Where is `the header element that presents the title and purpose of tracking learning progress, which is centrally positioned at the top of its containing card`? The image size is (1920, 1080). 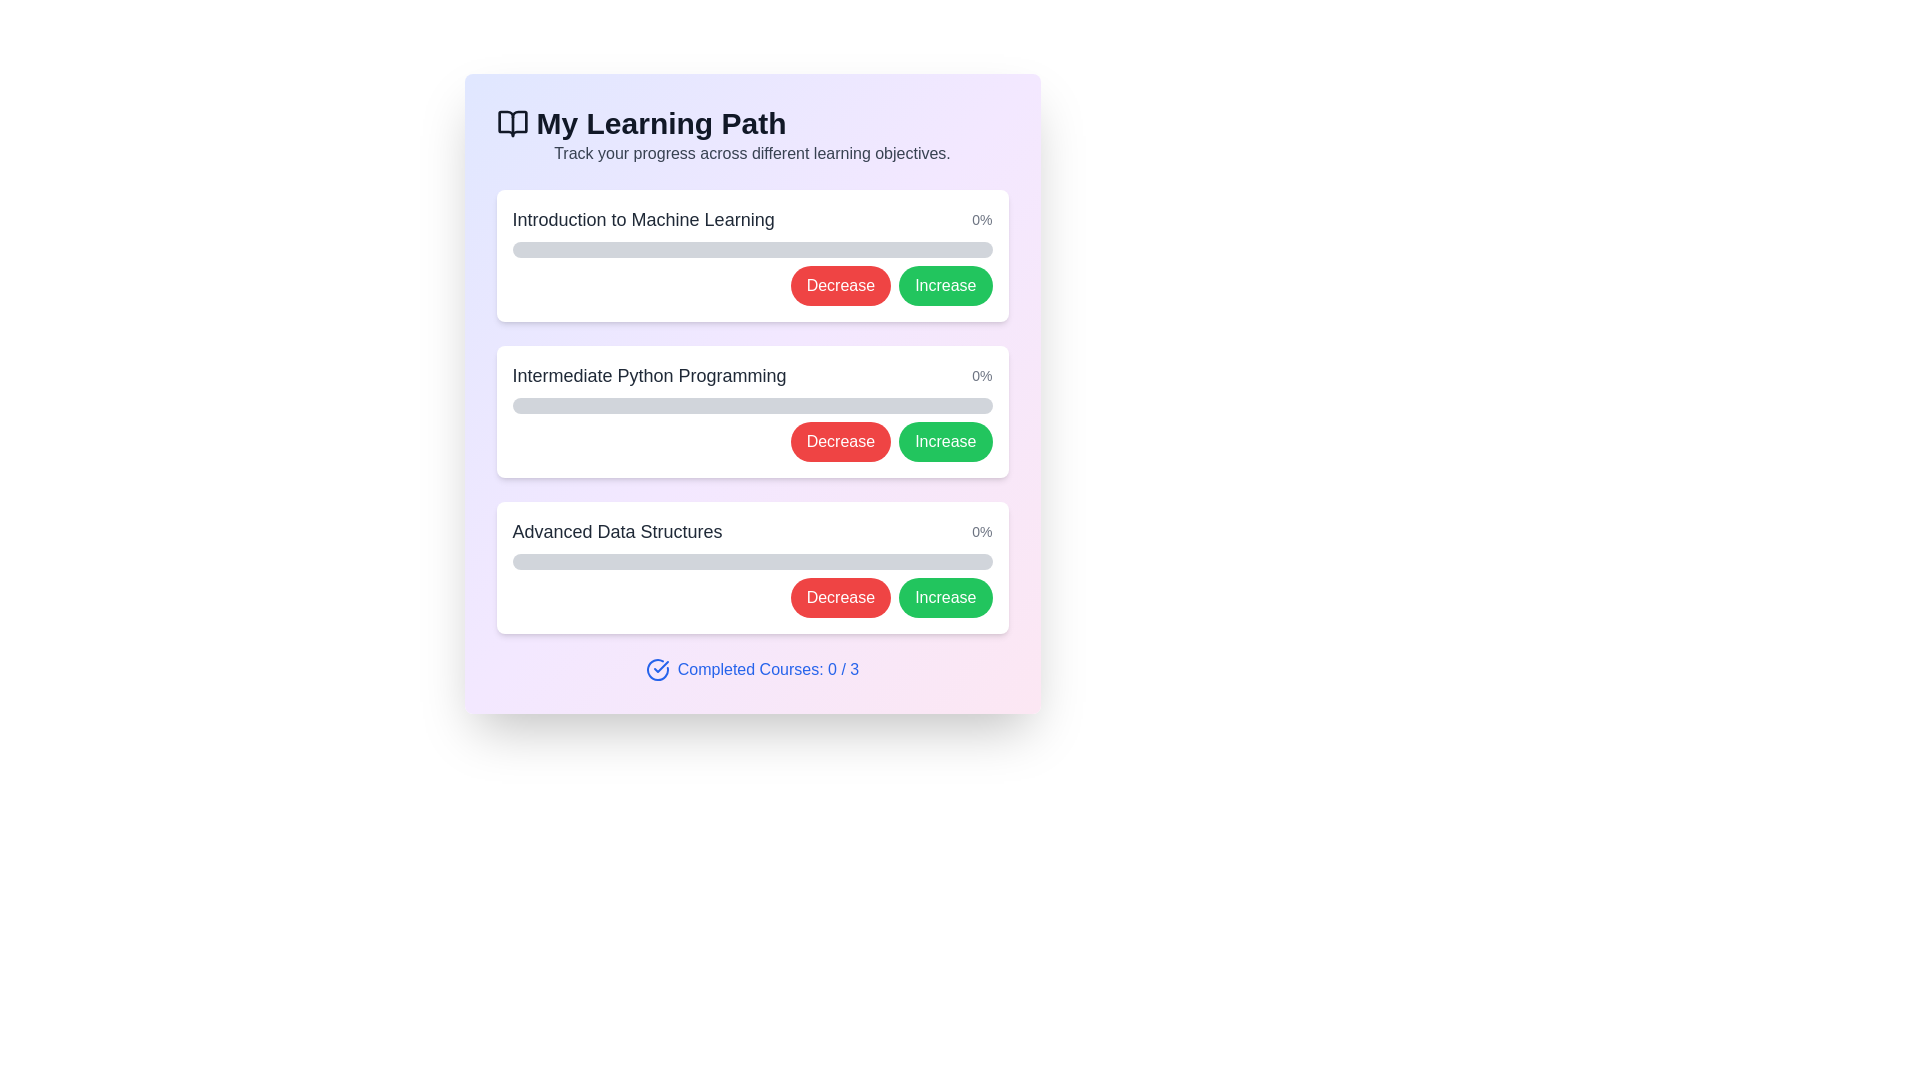
the header element that presents the title and purpose of tracking learning progress, which is centrally positioned at the top of its containing card is located at coordinates (751, 135).